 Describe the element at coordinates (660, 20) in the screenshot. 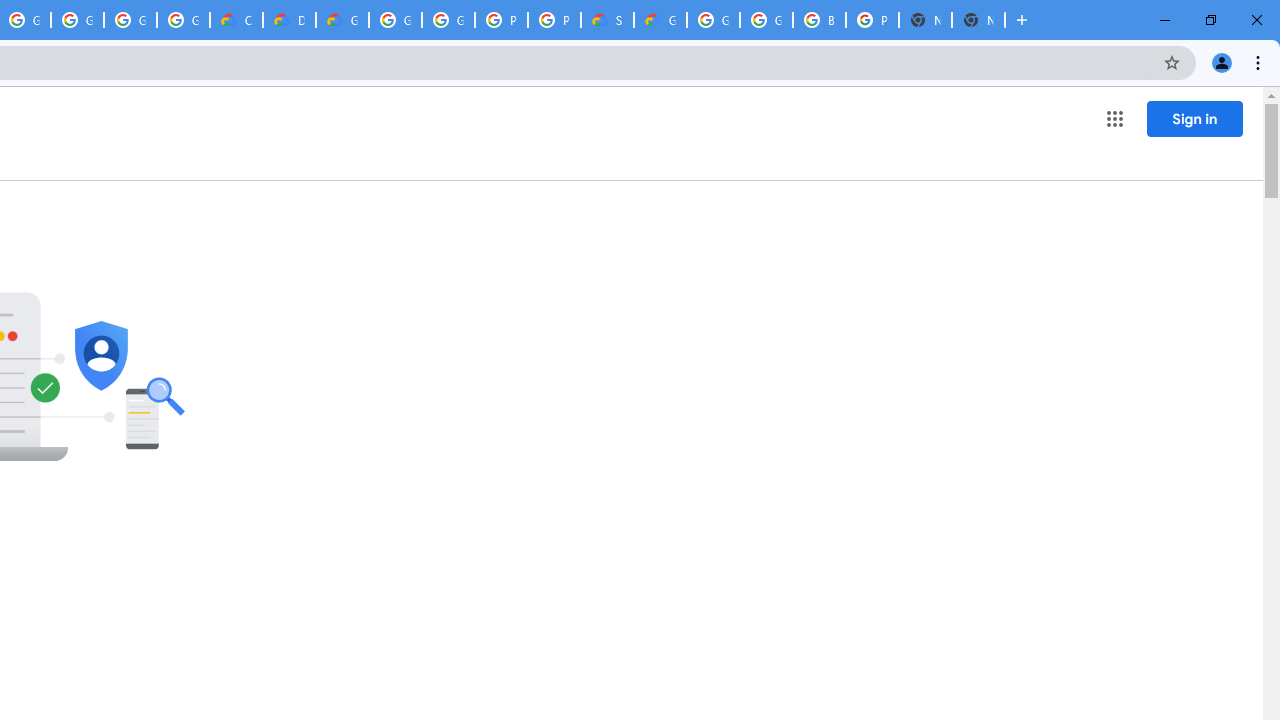

I see `'Google Cloud Service Health'` at that location.